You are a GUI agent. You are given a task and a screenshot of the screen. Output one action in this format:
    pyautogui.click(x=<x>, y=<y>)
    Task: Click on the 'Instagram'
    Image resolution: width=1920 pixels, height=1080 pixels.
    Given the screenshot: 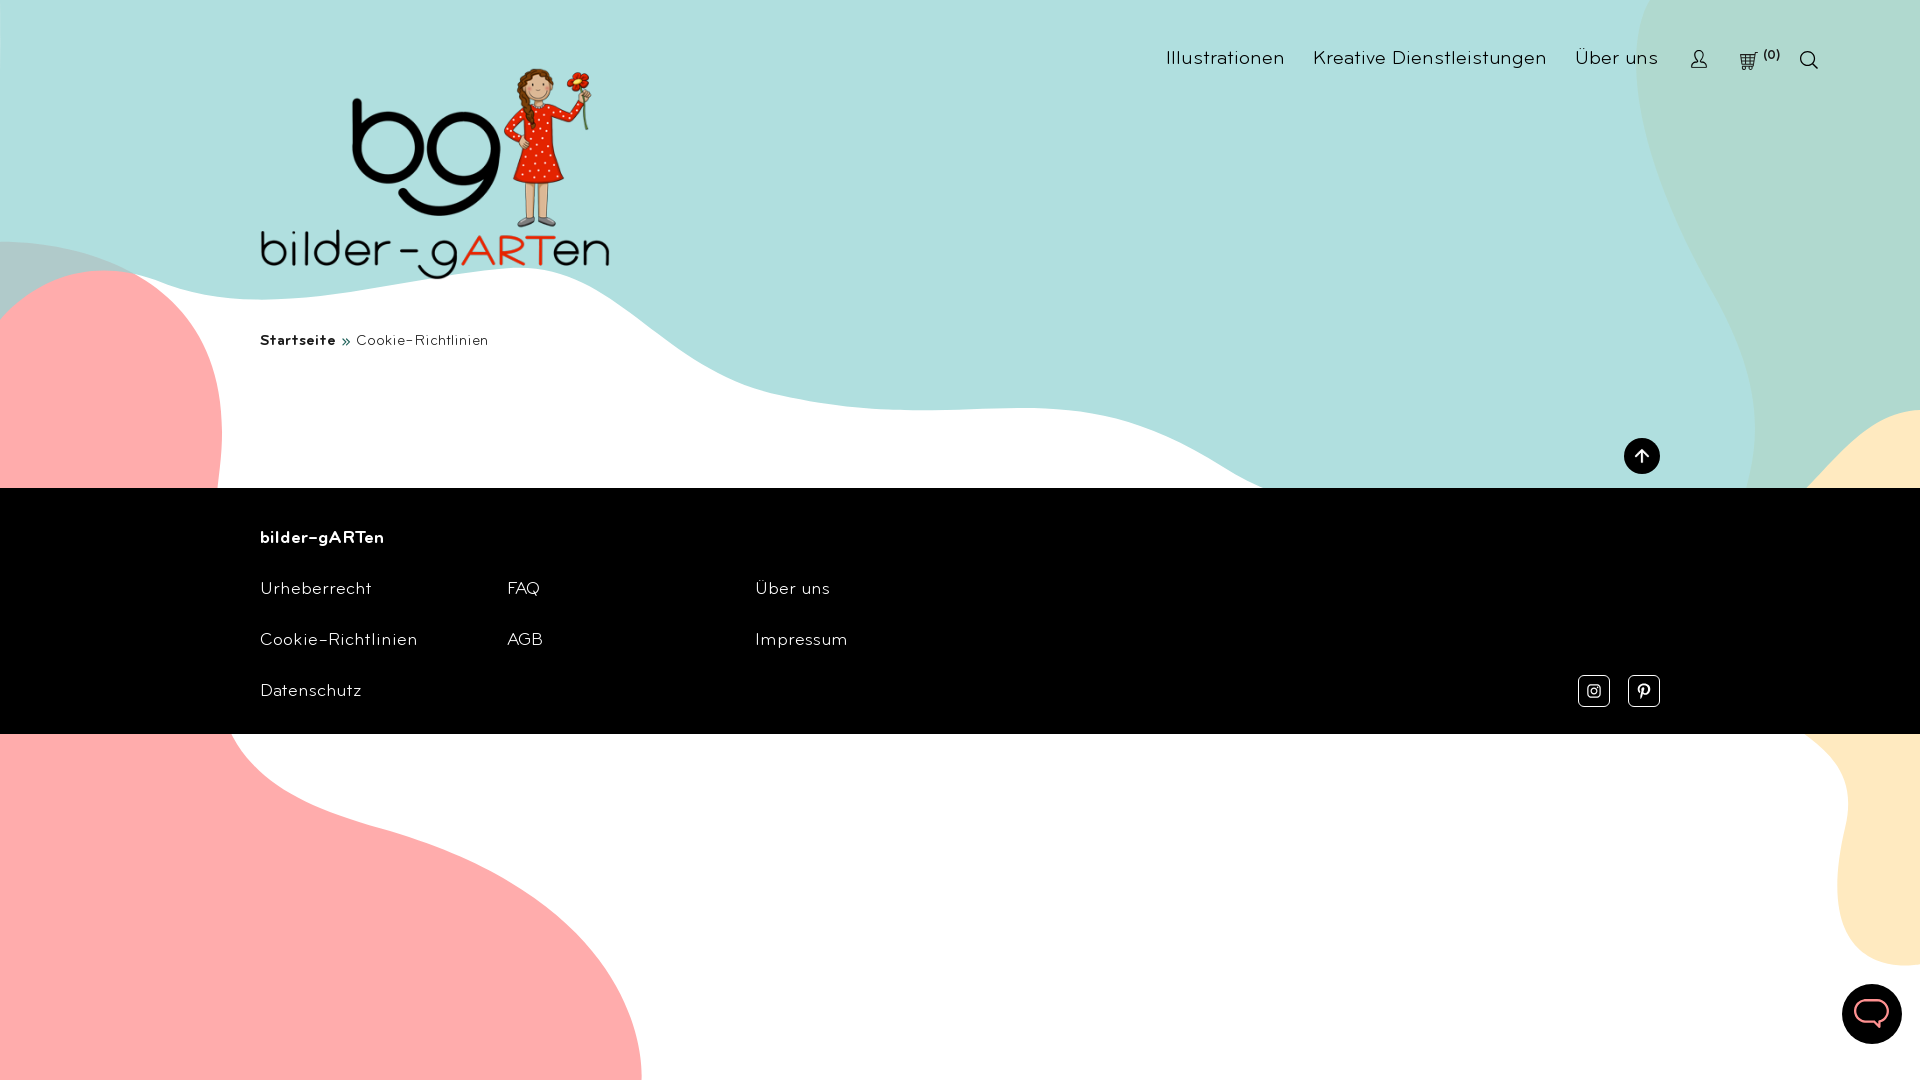 What is the action you would take?
    pyautogui.click(x=1592, y=689)
    